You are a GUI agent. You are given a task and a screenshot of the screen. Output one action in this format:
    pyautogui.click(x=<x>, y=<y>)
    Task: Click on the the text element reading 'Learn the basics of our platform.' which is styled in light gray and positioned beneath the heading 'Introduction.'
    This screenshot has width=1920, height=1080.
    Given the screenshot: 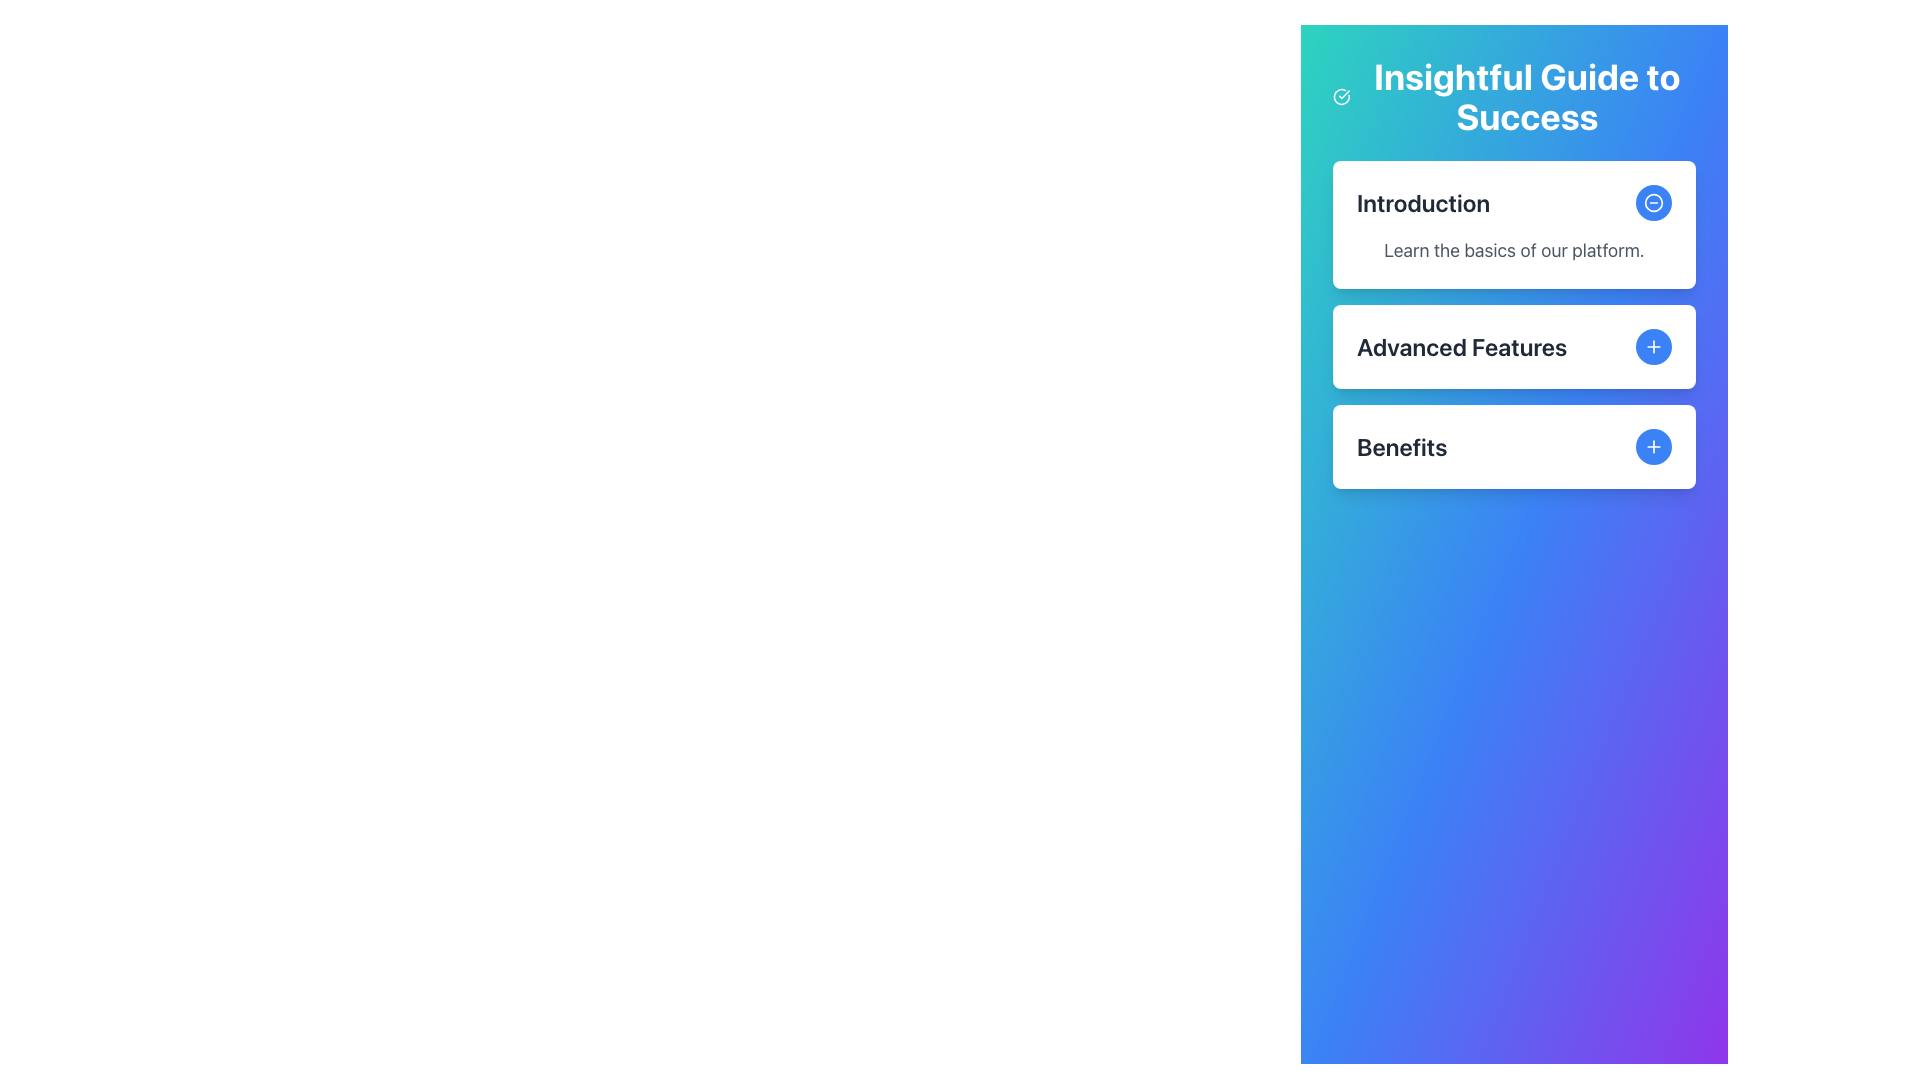 What is the action you would take?
    pyautogui.click(x=1514, y=249)
    